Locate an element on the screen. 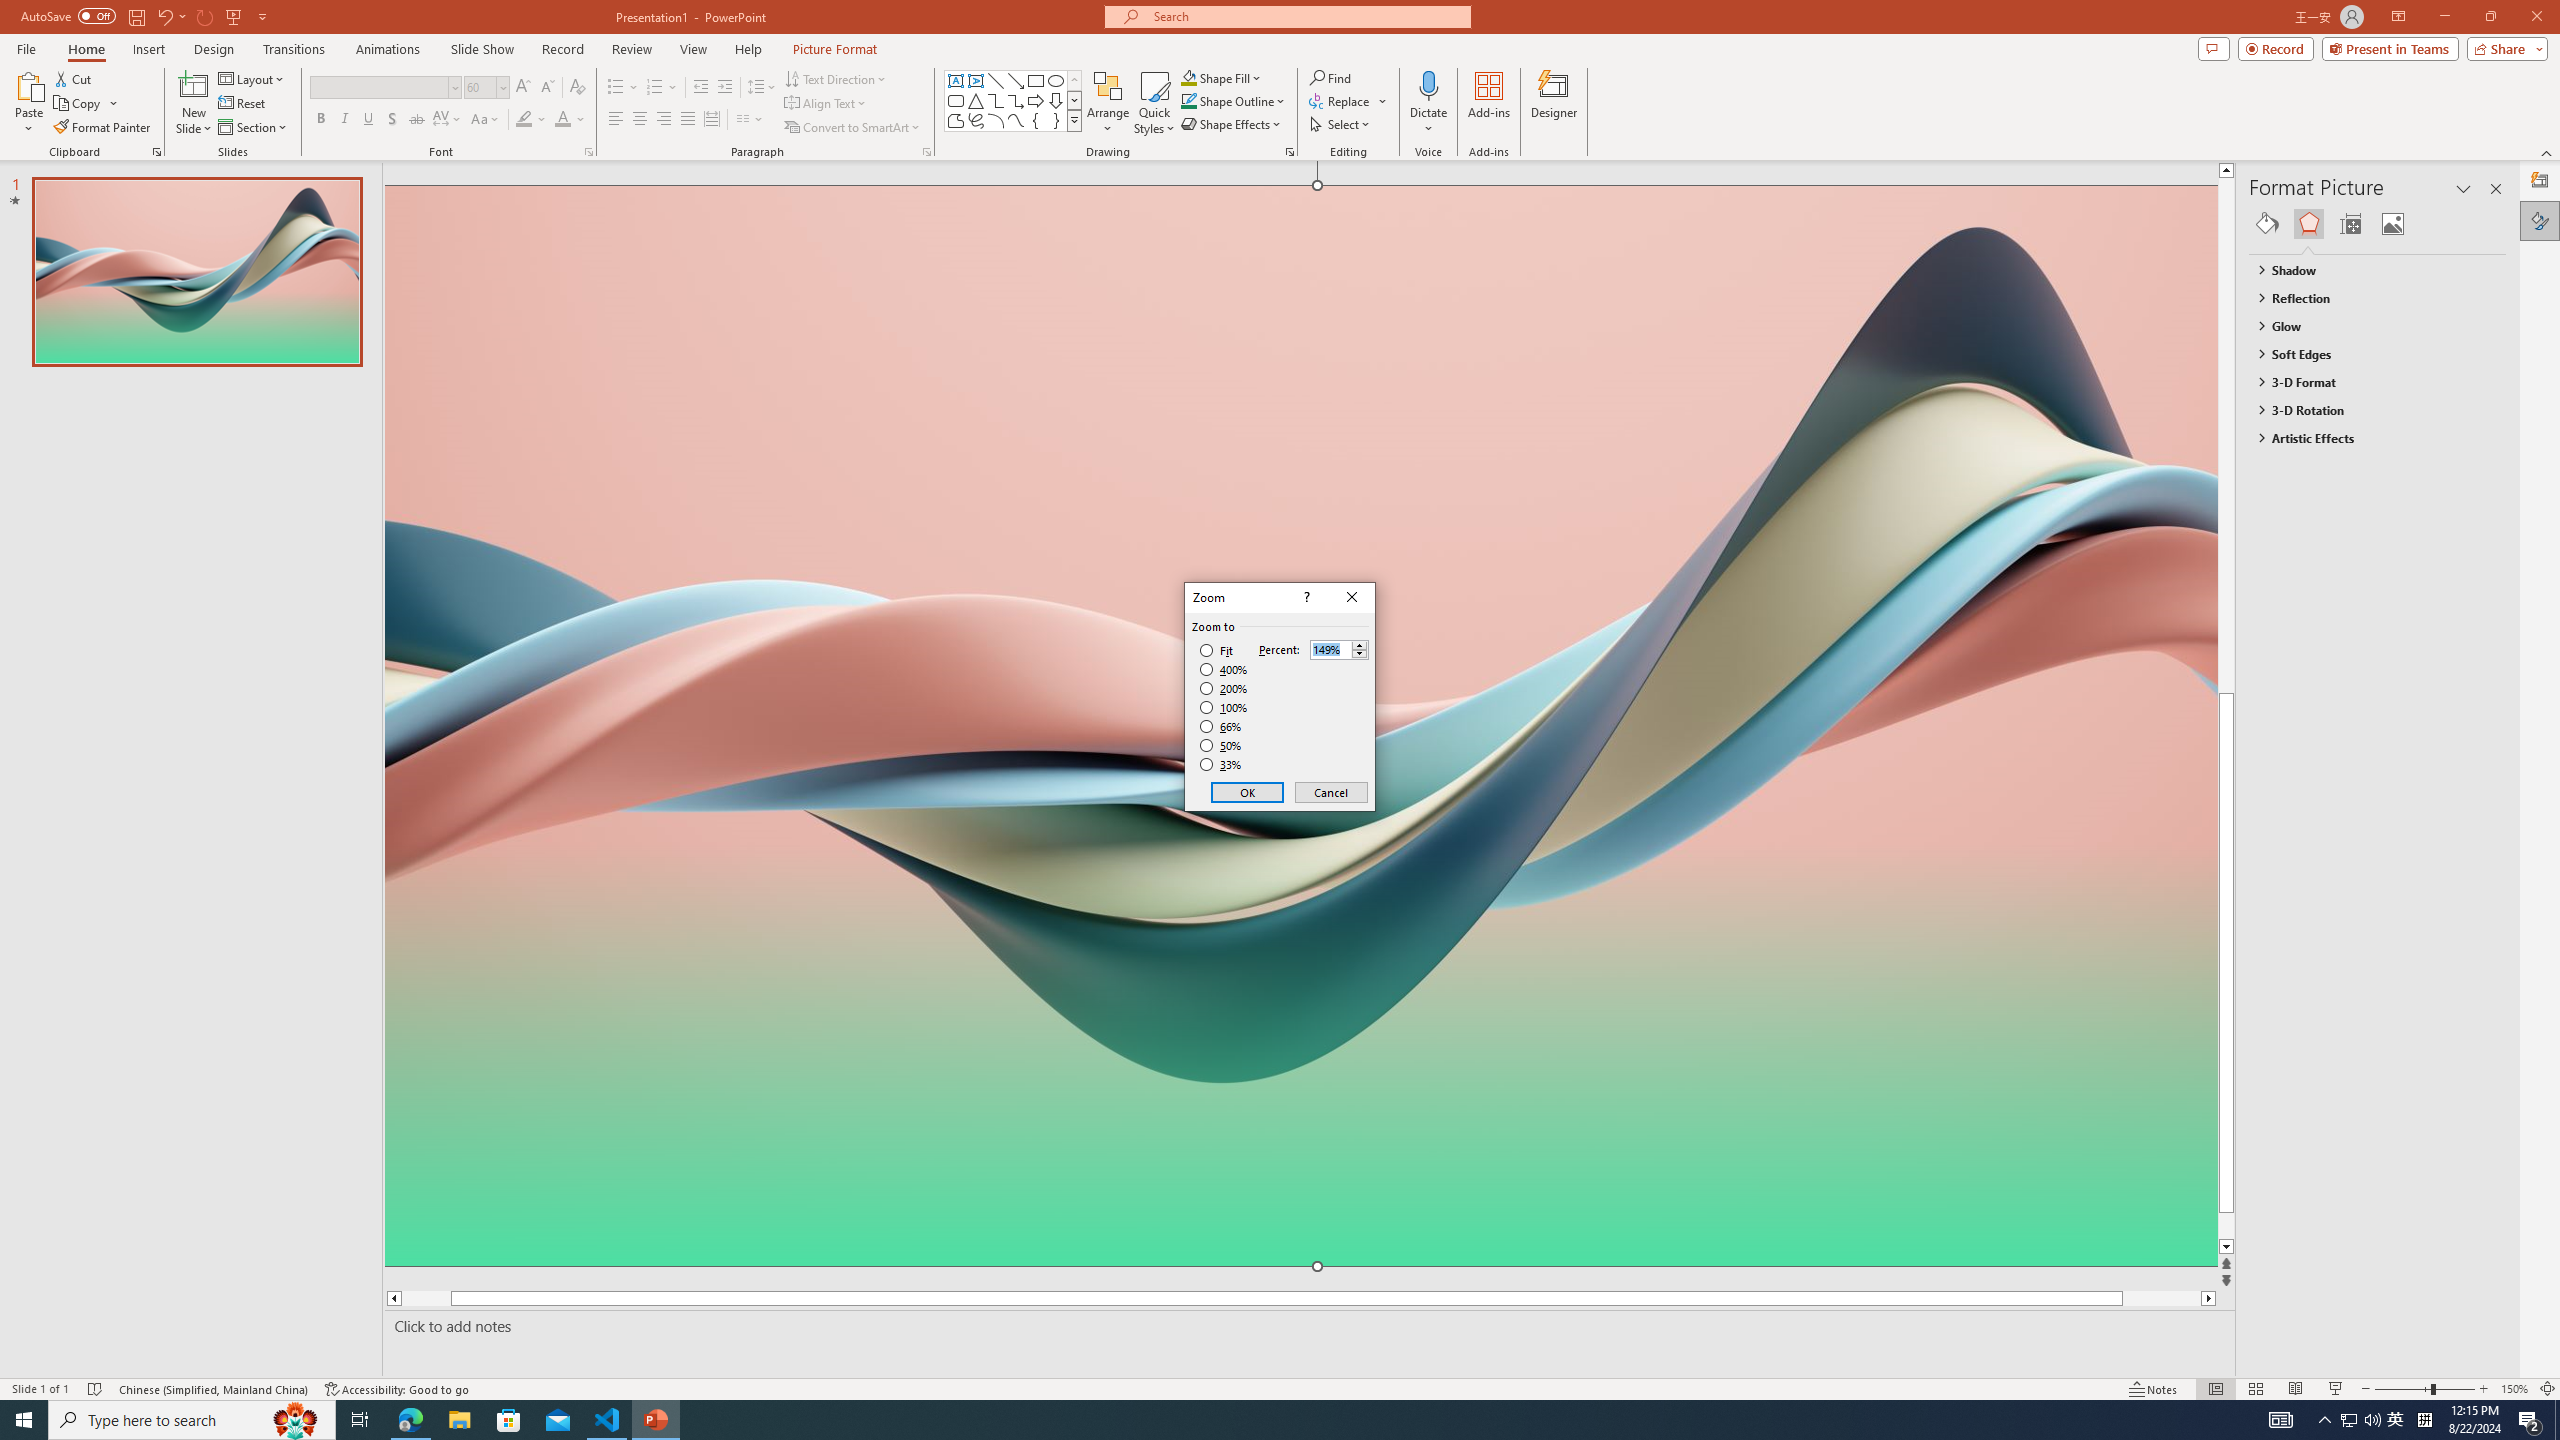 Image resolution: width=2560 pixels, height=1440 pixels. 'Fit' is located at coordinates (1216, 651).